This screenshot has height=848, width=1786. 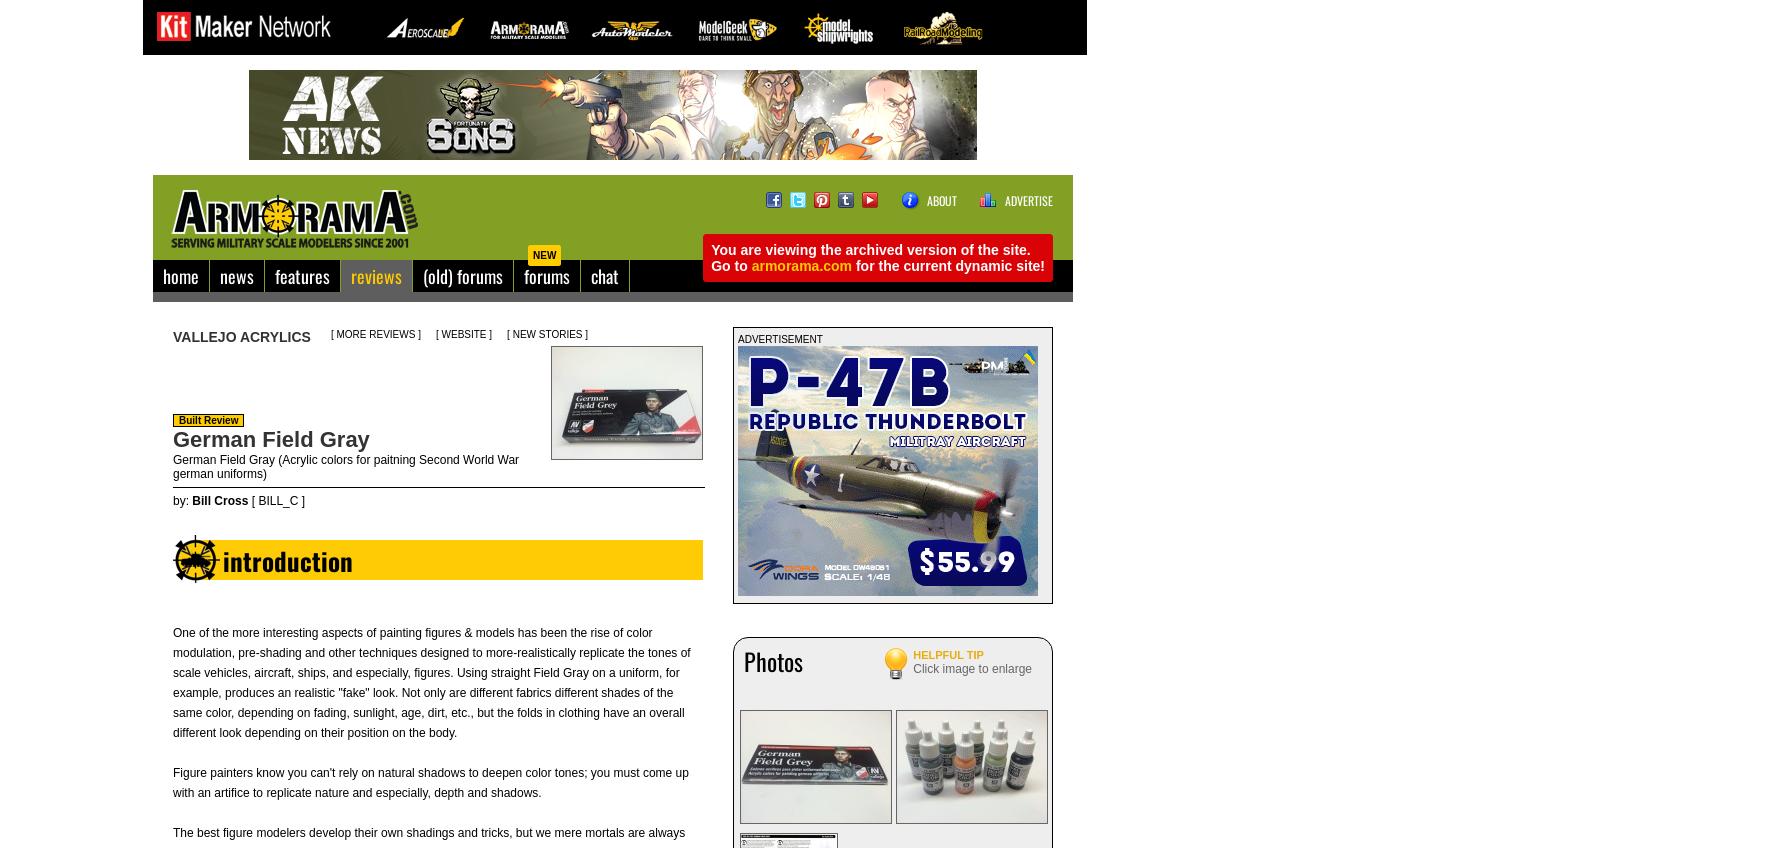 I want to click on 'NEW', so click(x=543, y=254).